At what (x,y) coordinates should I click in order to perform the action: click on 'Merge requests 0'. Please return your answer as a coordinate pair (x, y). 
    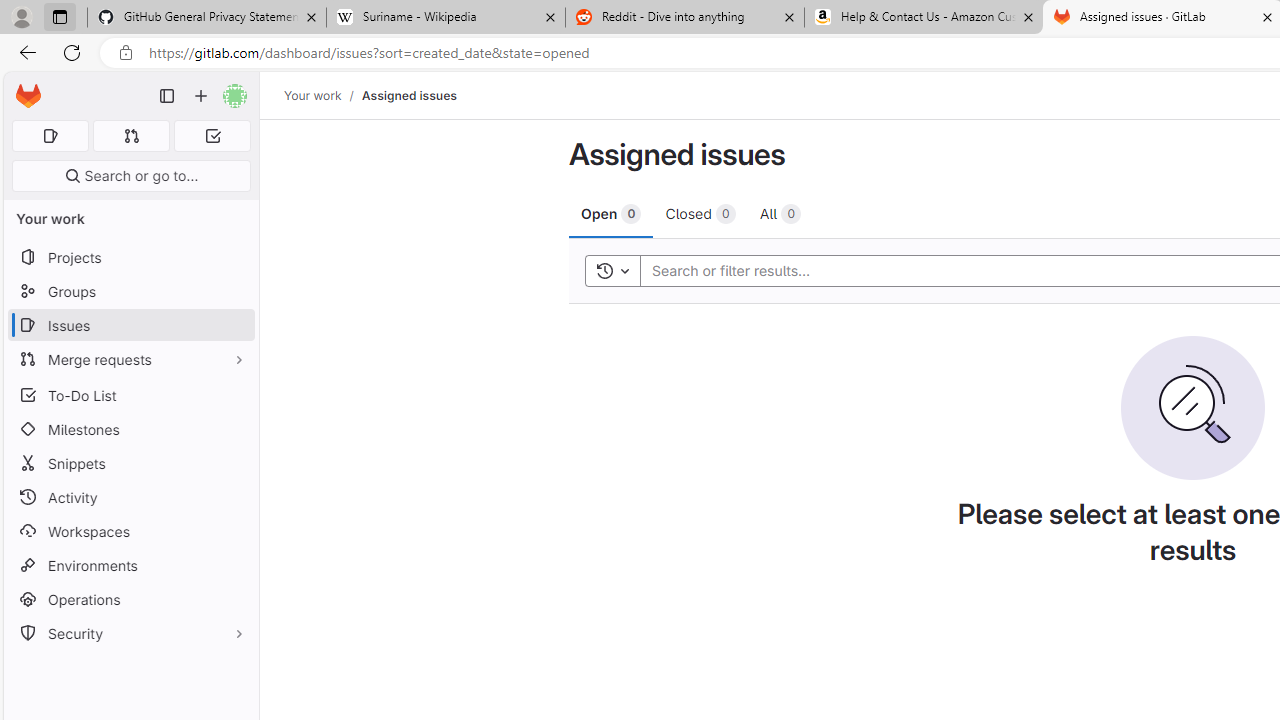
    Looking at the image, I should click on (130, 135).